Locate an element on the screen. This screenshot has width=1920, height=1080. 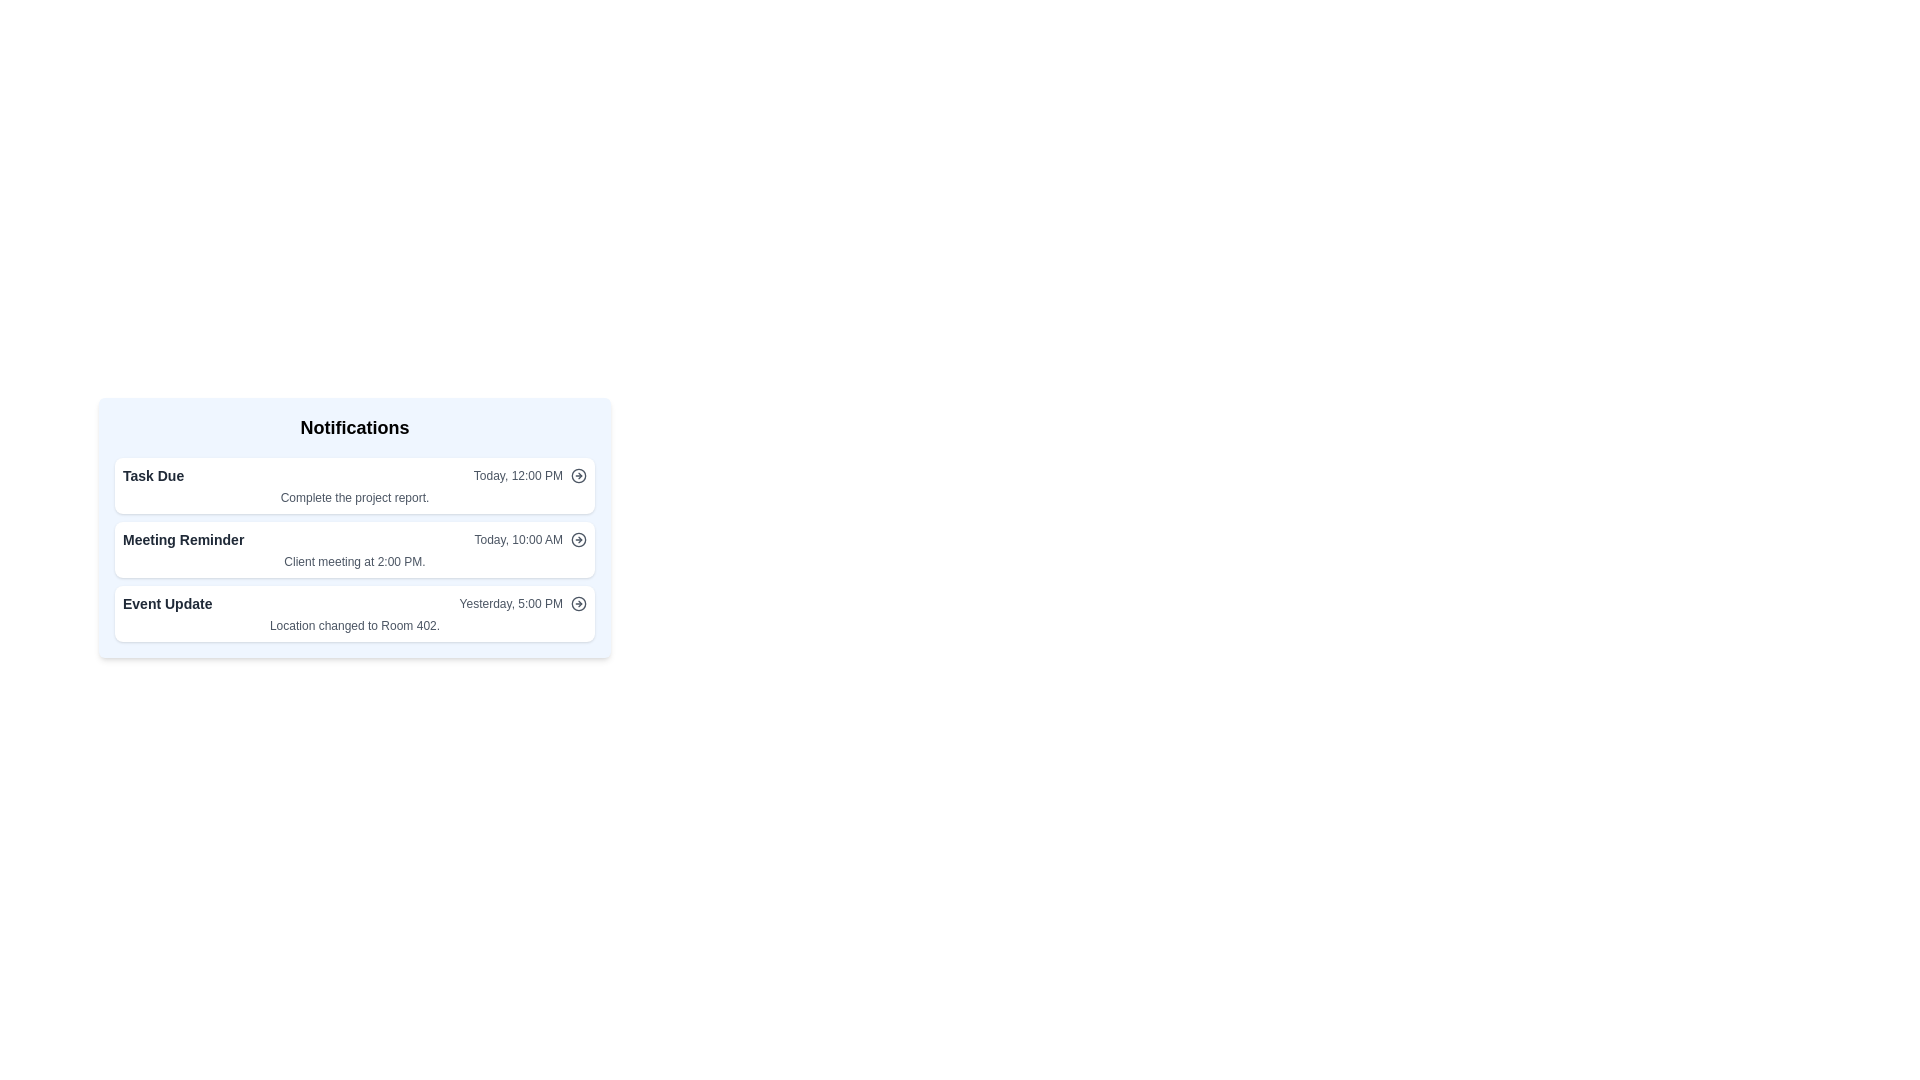
the circle outline graphic element that indicates an actionable item in the notification list is located at coordinates (578, 540).